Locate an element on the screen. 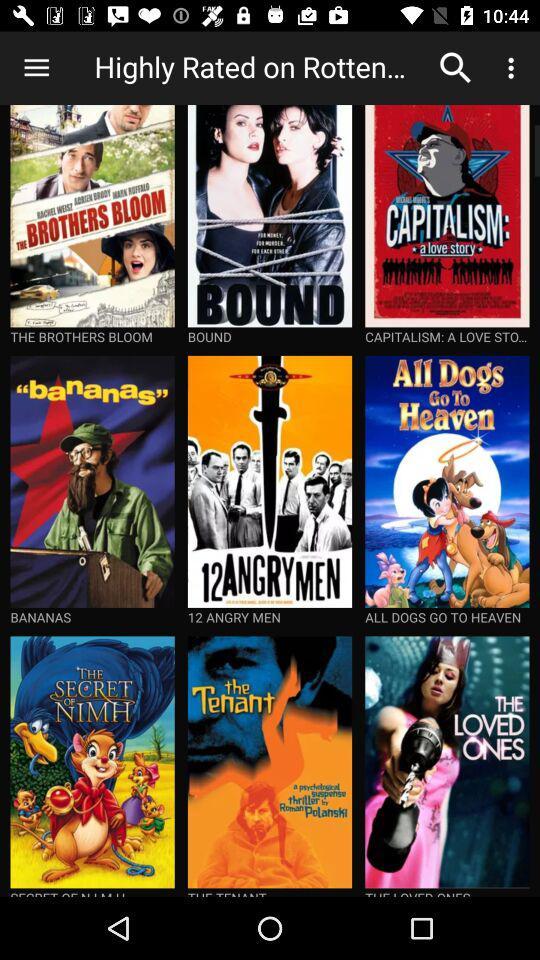 Image resolution: width=540 pixels, height=960 pixels. highly rated on icon is located at coordinates (259, 68).